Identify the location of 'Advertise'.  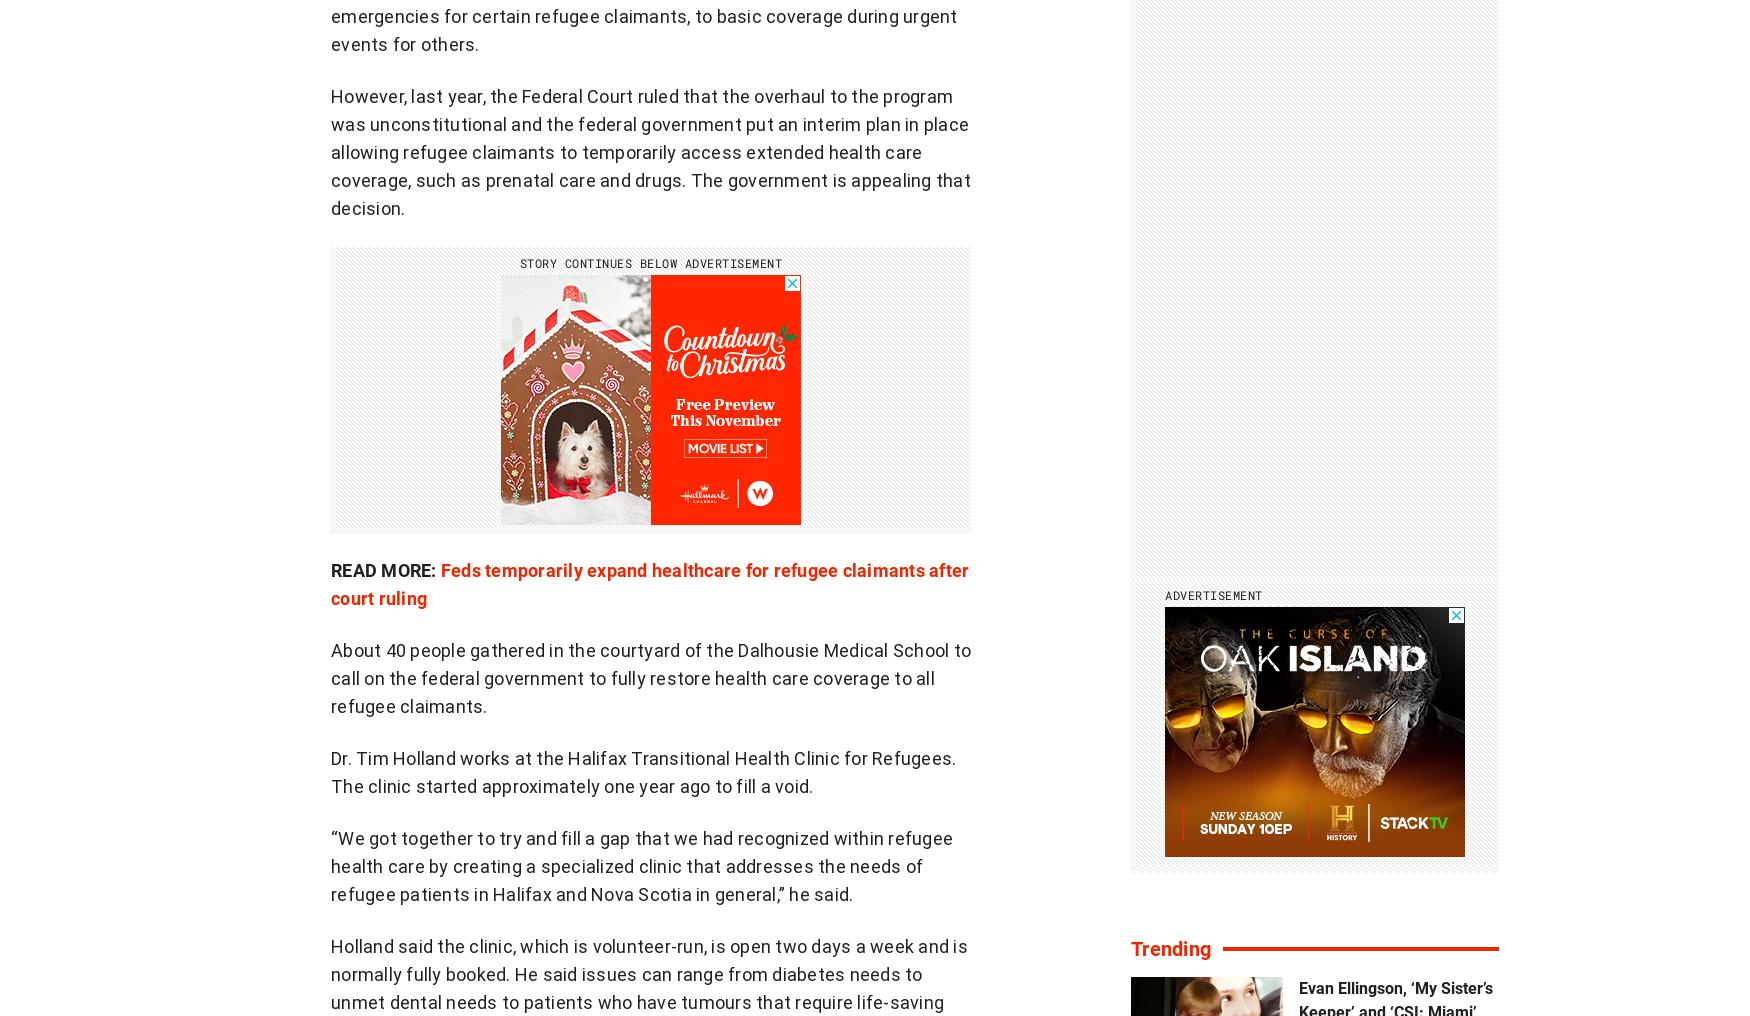
(641, 968).